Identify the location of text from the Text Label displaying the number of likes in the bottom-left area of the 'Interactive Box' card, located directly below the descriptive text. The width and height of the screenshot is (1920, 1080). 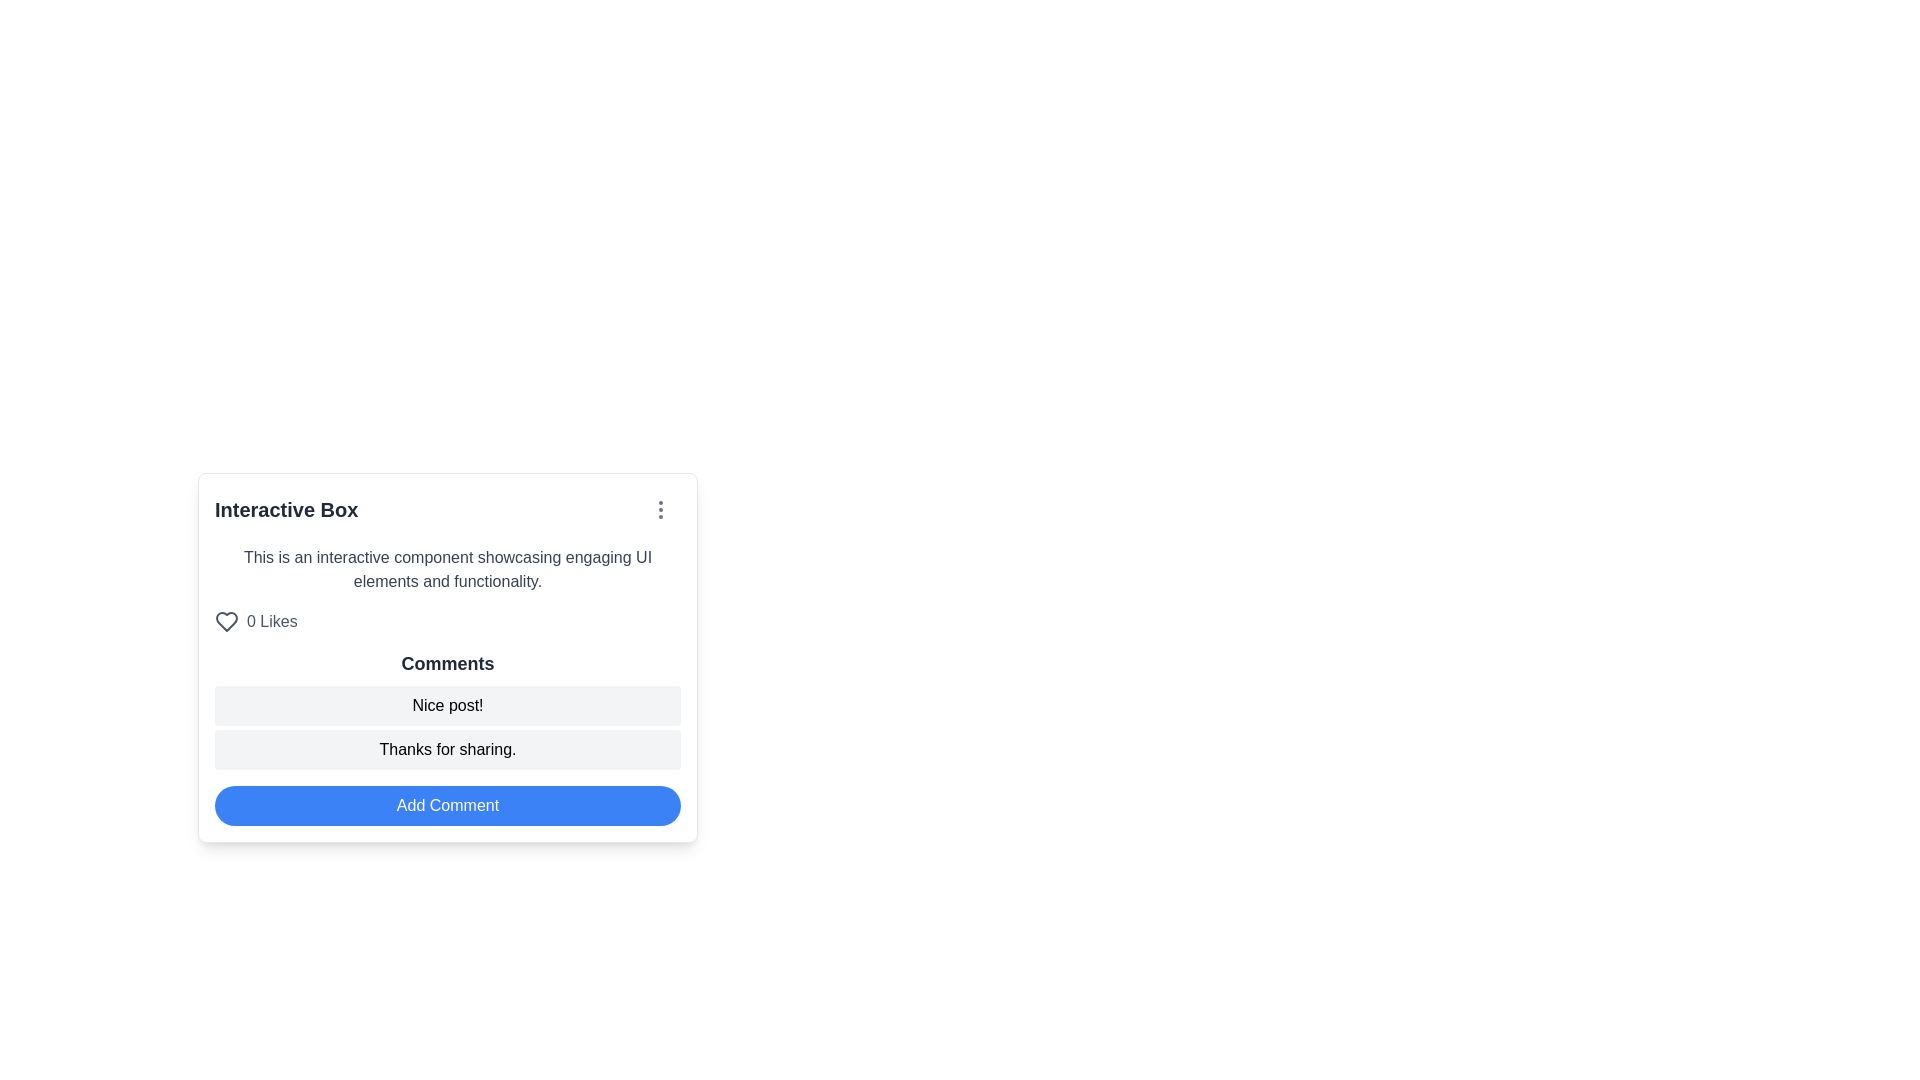
(271, 620).